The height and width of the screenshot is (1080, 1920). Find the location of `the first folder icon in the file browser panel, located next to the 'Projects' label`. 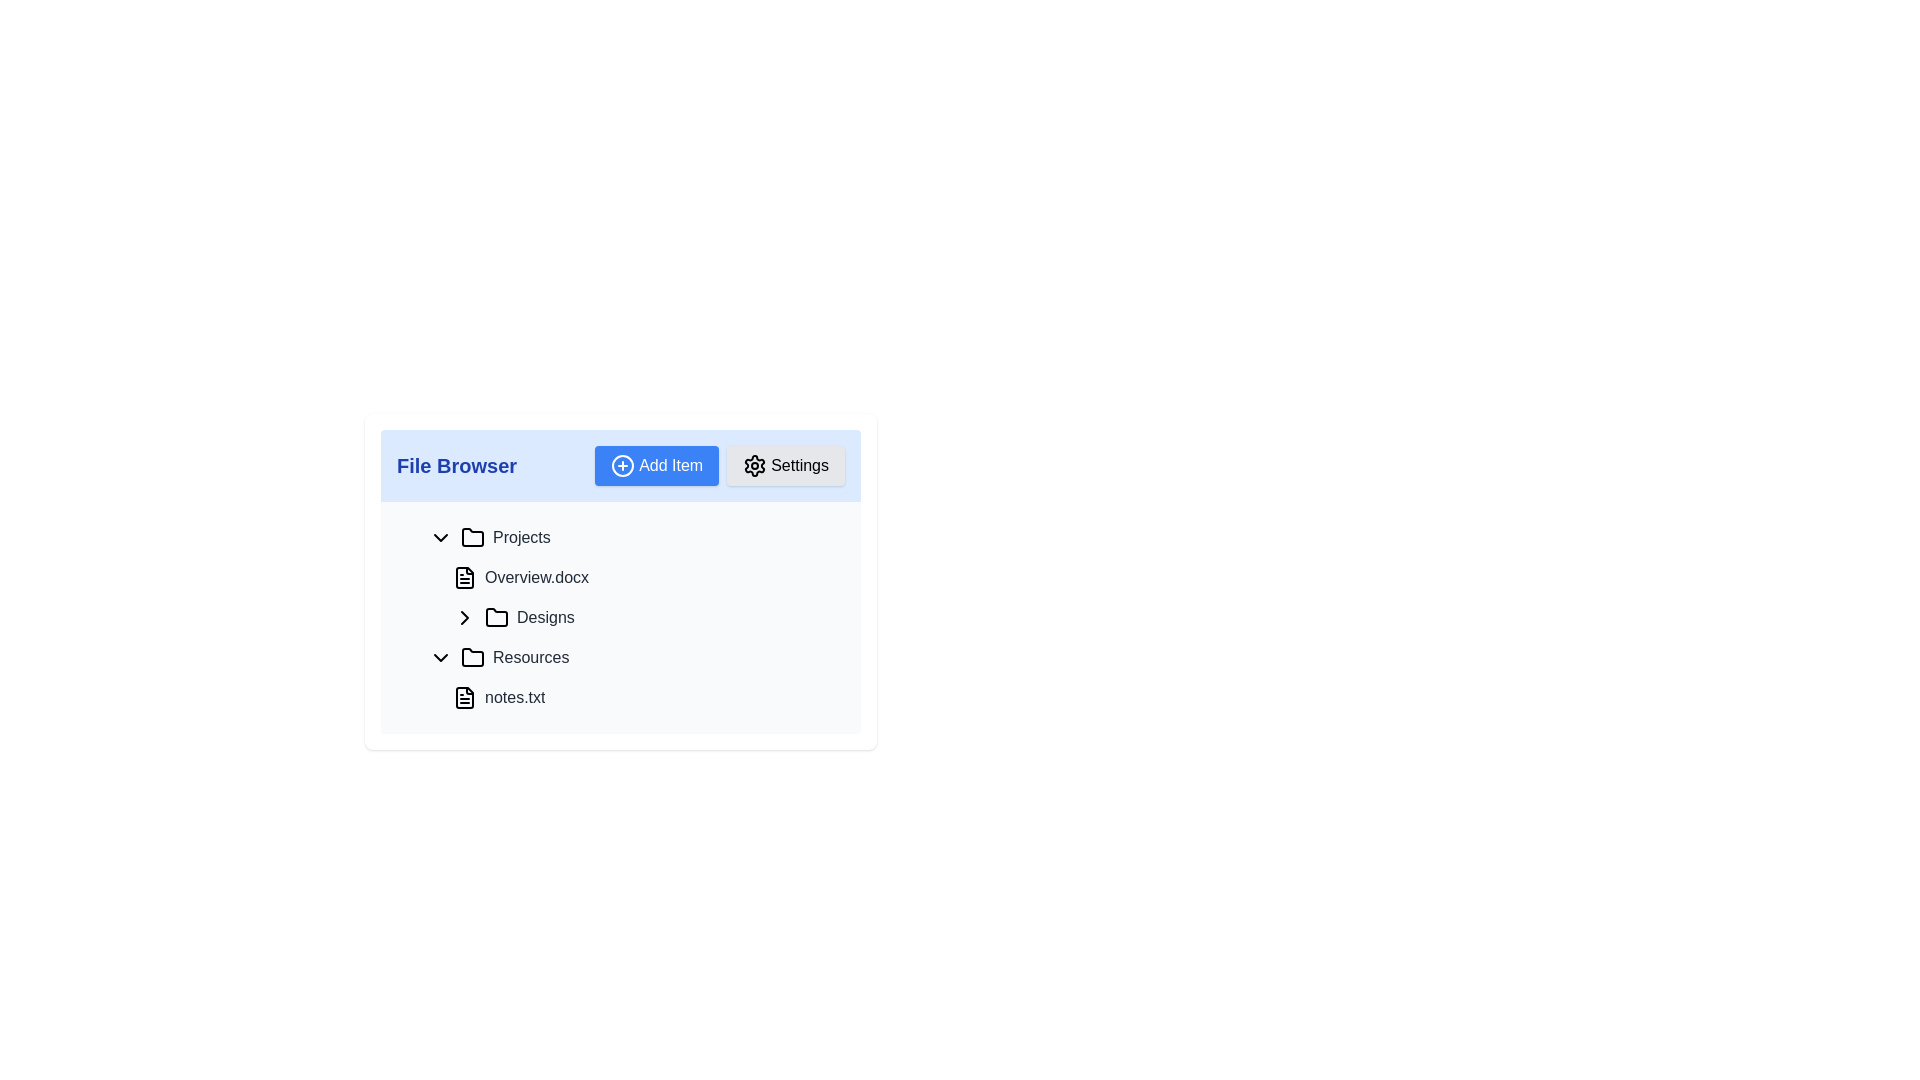

the first folder icon in the file browser panel, located next to the 'Projects' label is located at coordinates (472, 536).